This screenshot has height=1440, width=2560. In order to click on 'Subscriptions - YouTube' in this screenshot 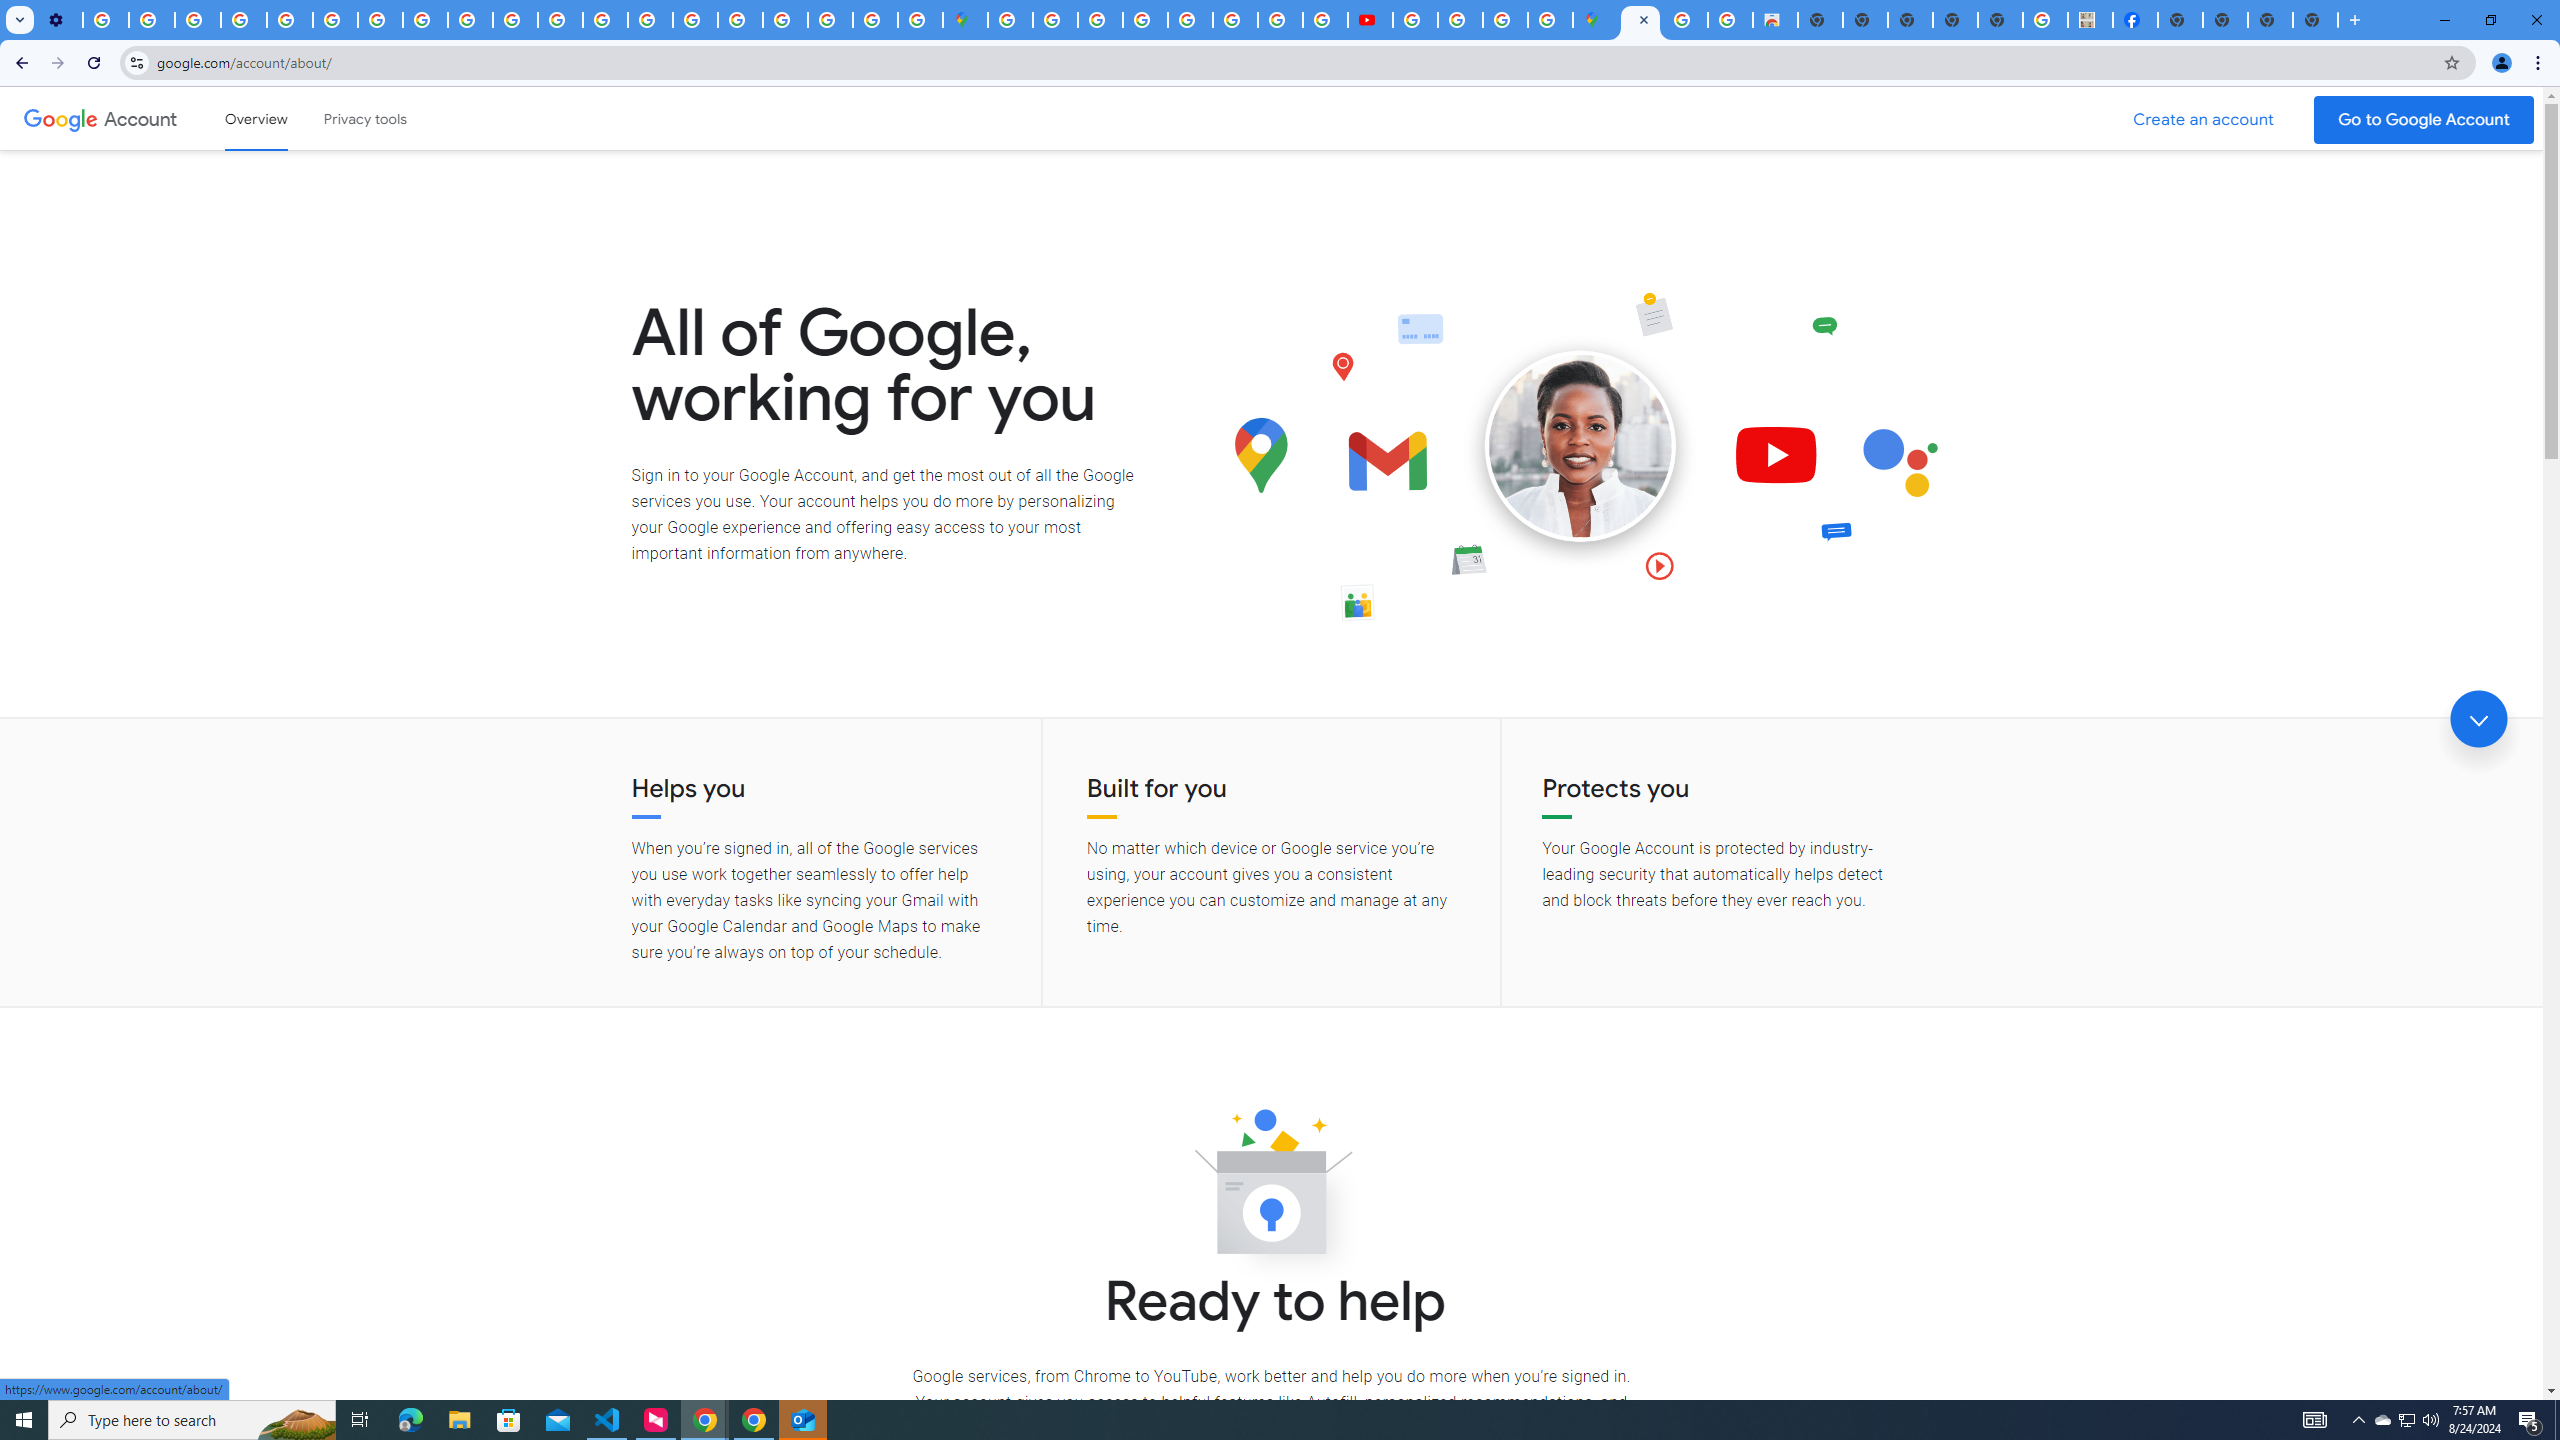, I will do `click(1369, 19)`.